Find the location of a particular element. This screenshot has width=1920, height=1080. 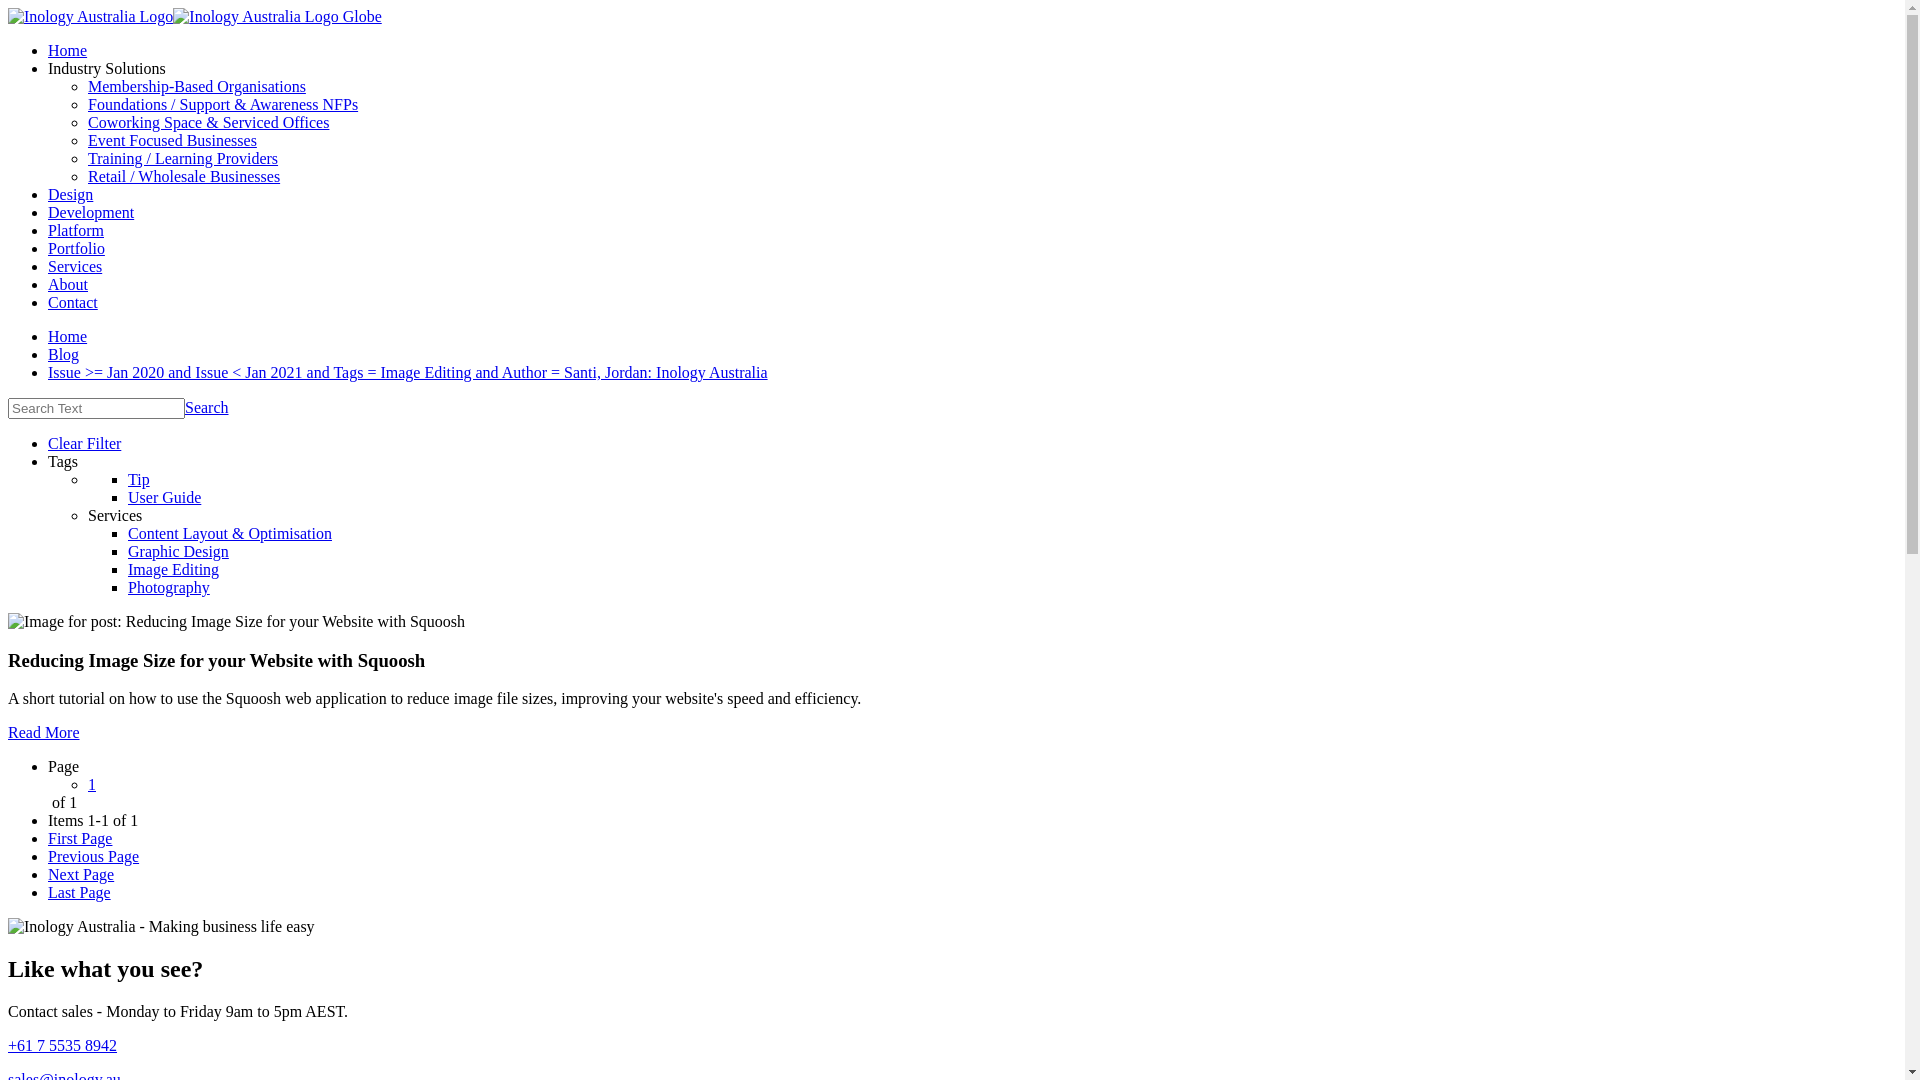

'Retail / Wholesale Businesses' is located at coordinates (183, 175).